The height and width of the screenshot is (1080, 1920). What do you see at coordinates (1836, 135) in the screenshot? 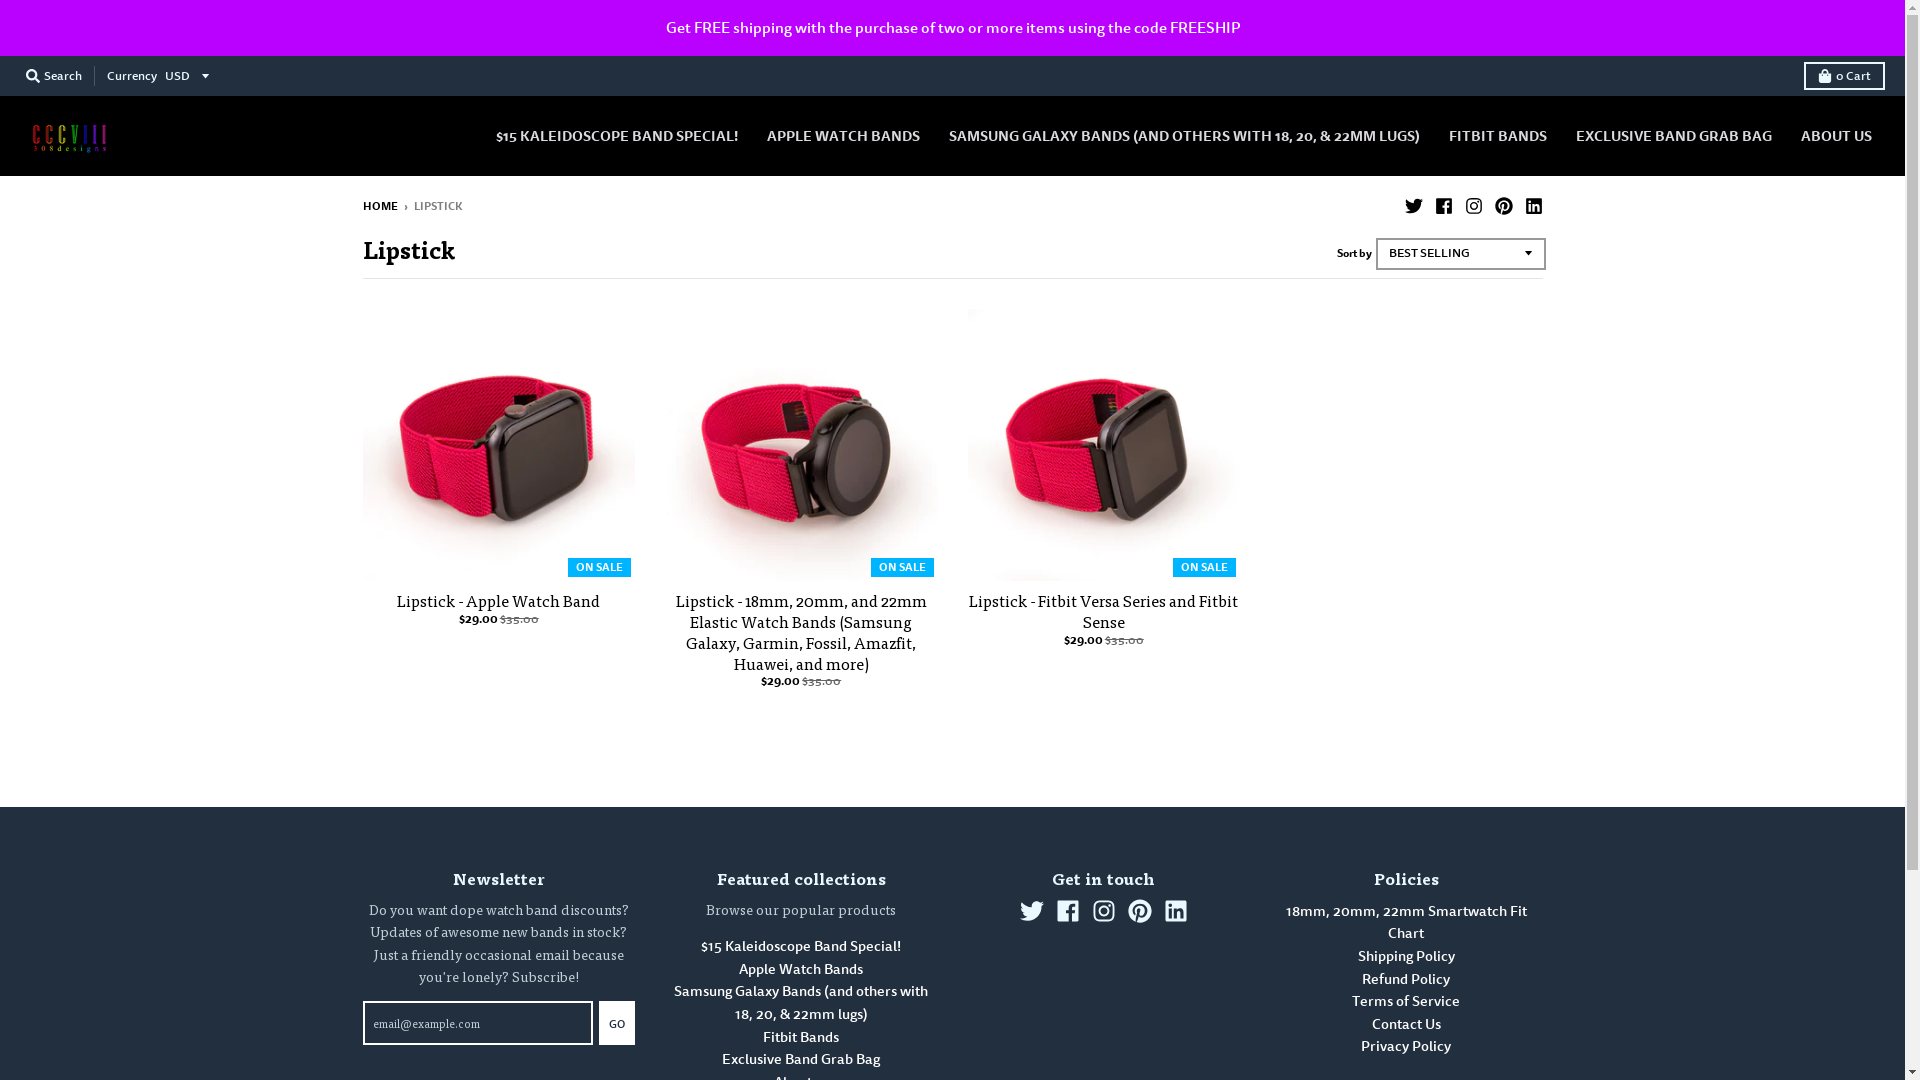
I see `'ABOUT US'` at bounding box center [1836, 135].